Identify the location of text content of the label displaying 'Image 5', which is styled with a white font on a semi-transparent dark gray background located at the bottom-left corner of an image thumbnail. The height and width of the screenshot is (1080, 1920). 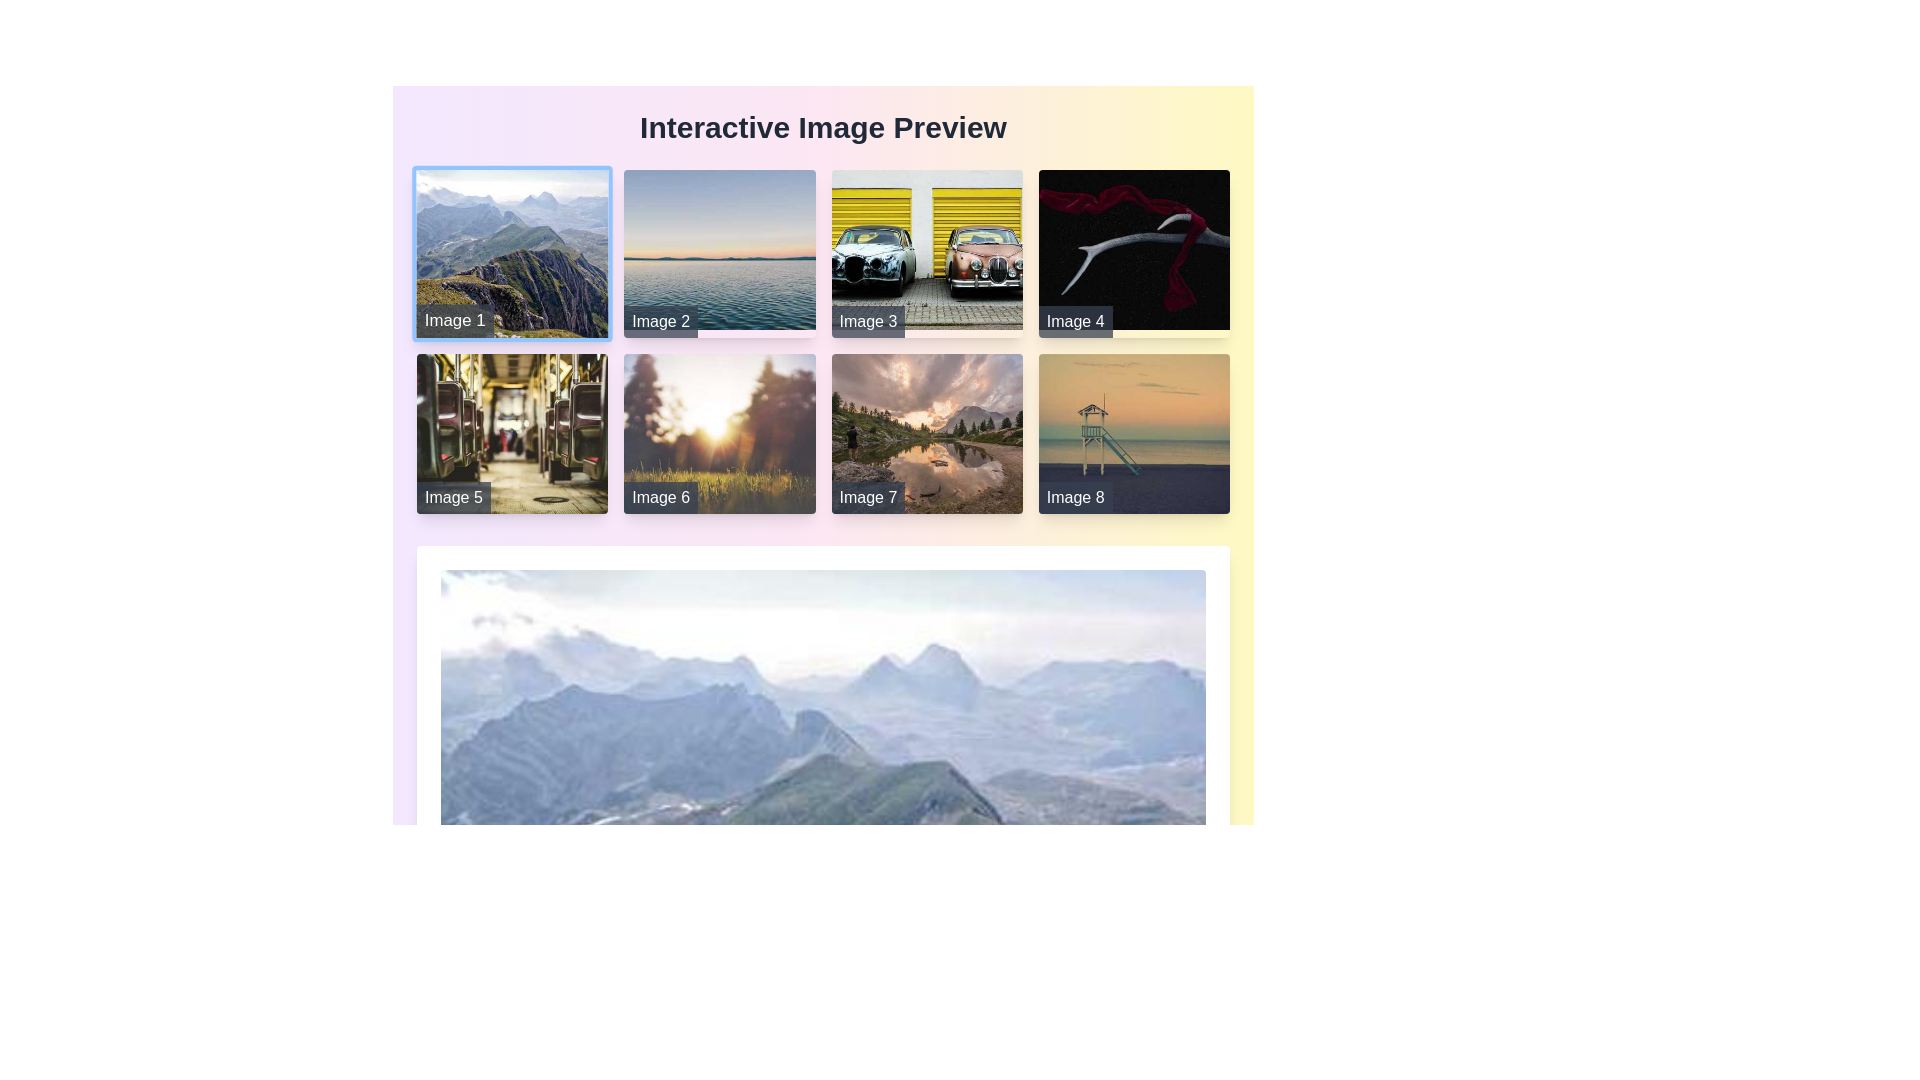
(452, 496).